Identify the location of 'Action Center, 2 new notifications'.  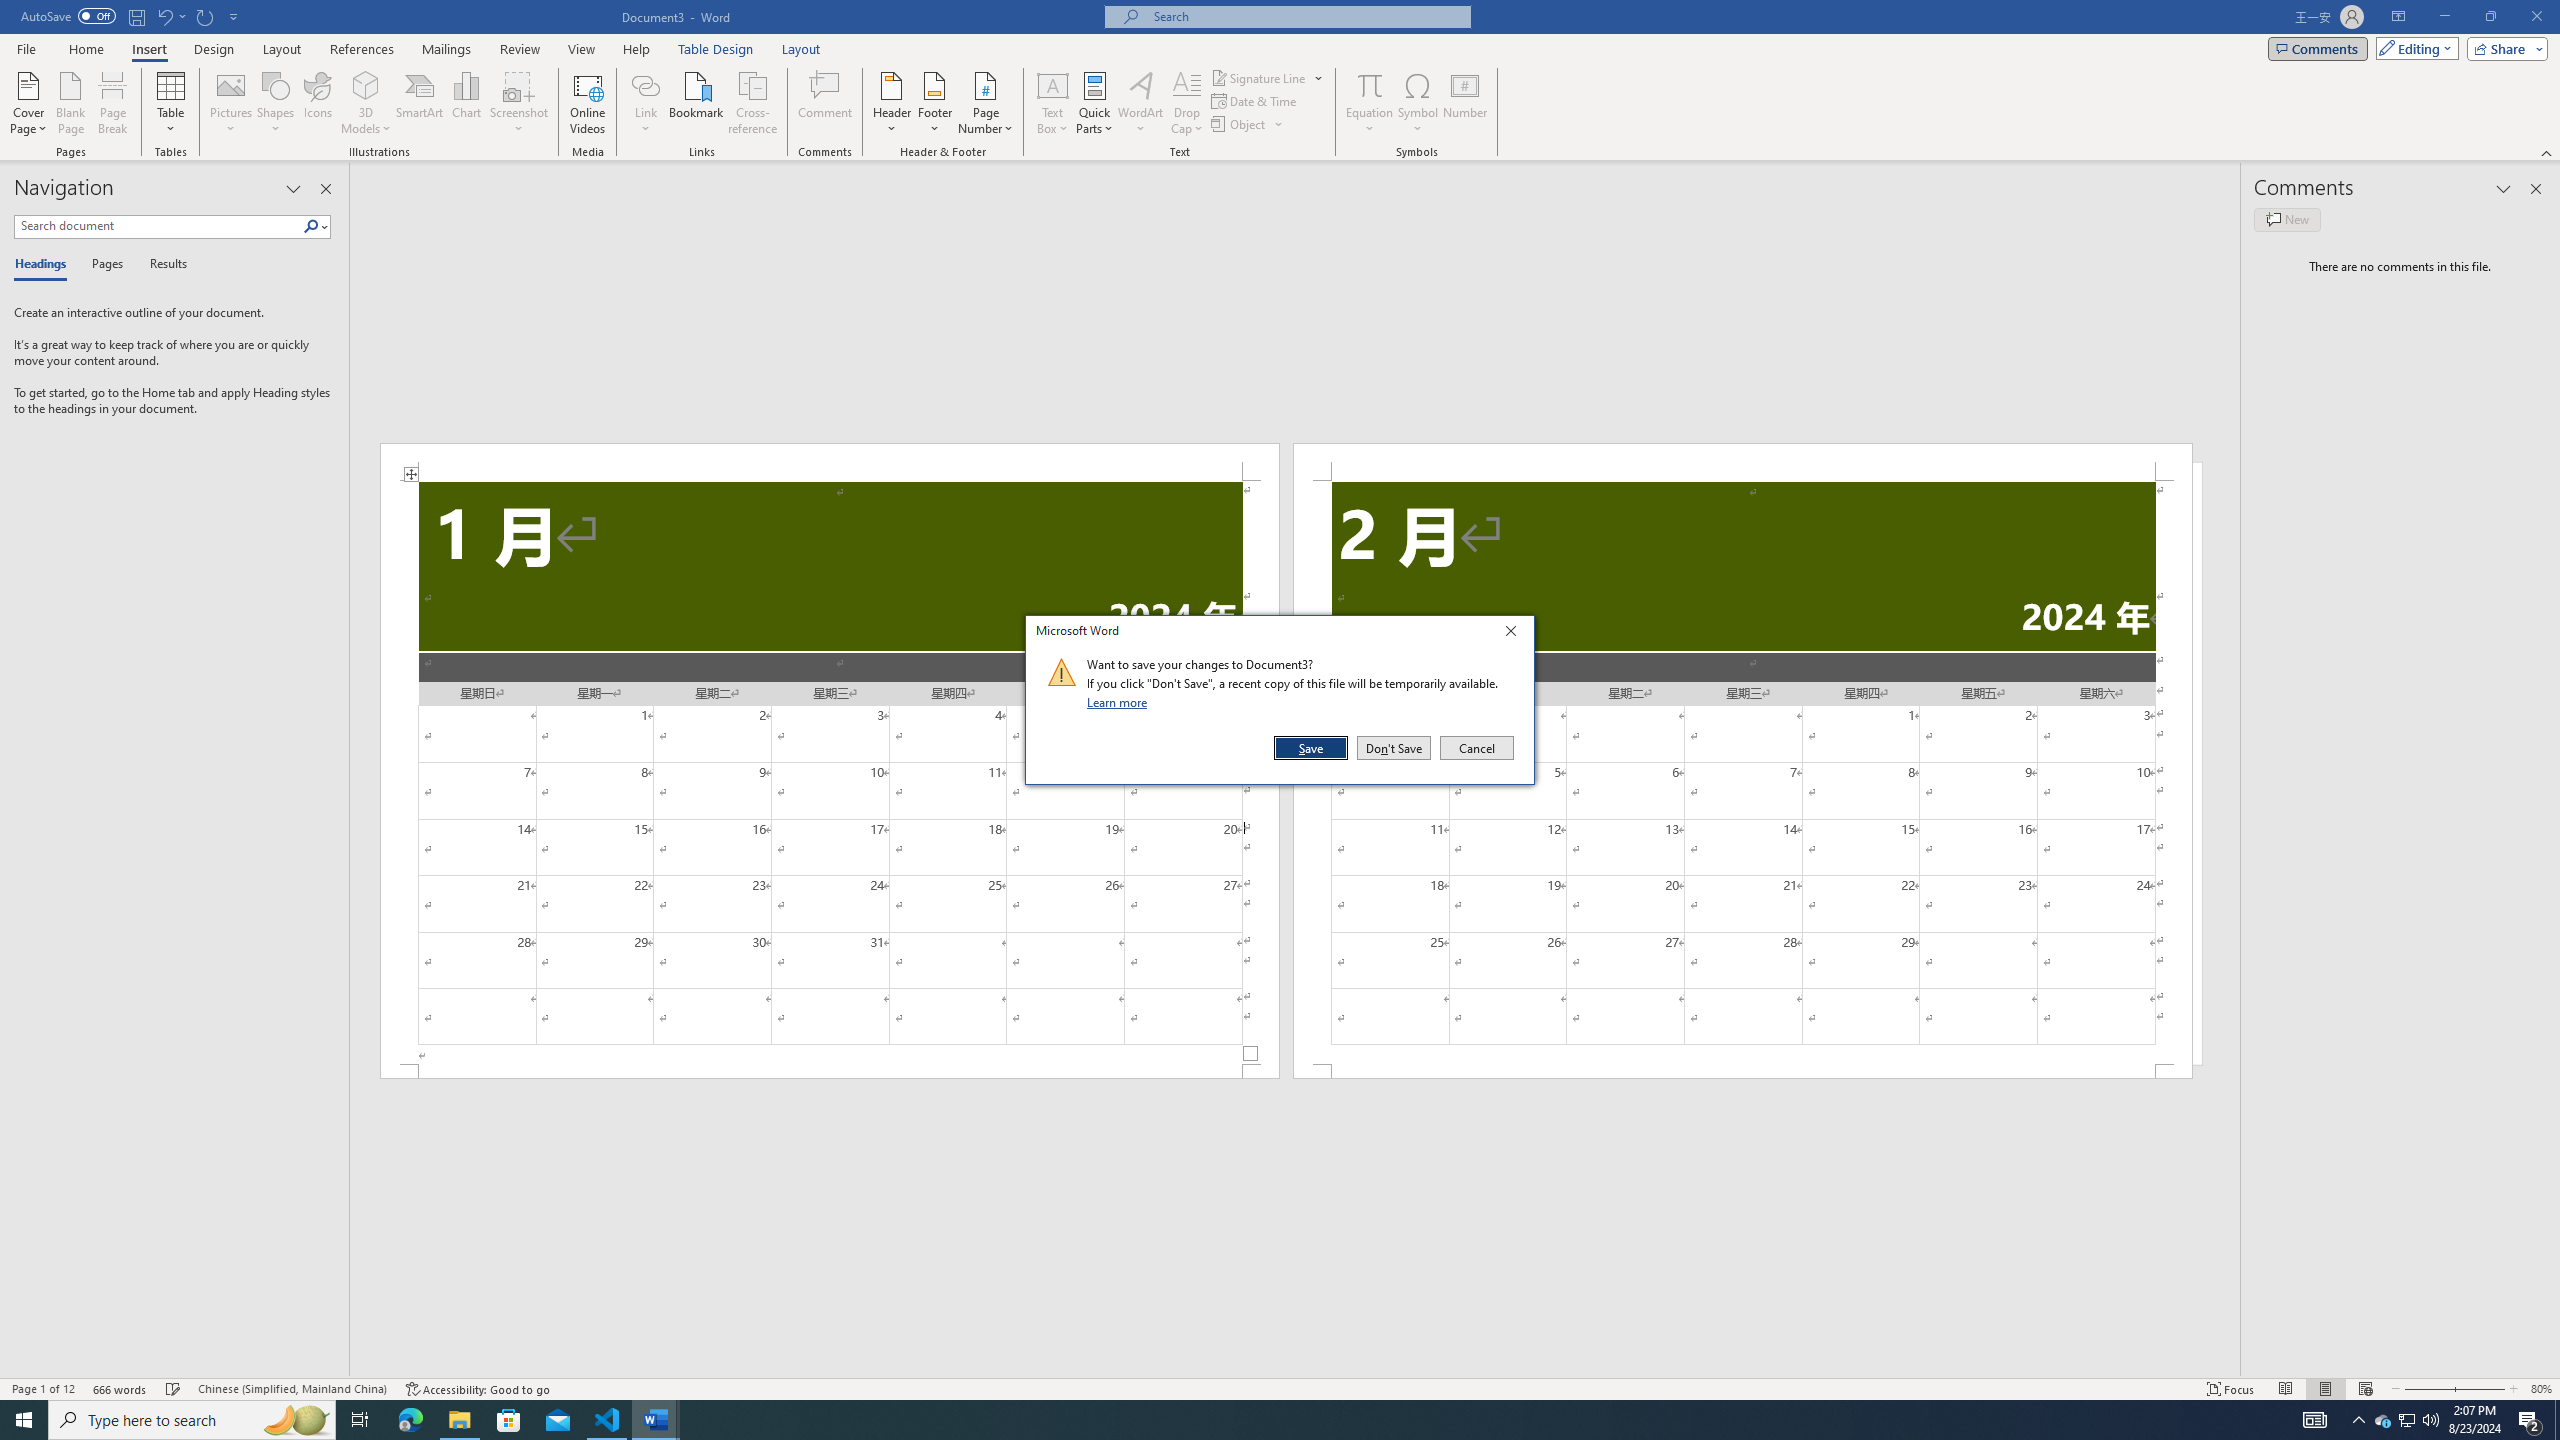
(2530, 1418).